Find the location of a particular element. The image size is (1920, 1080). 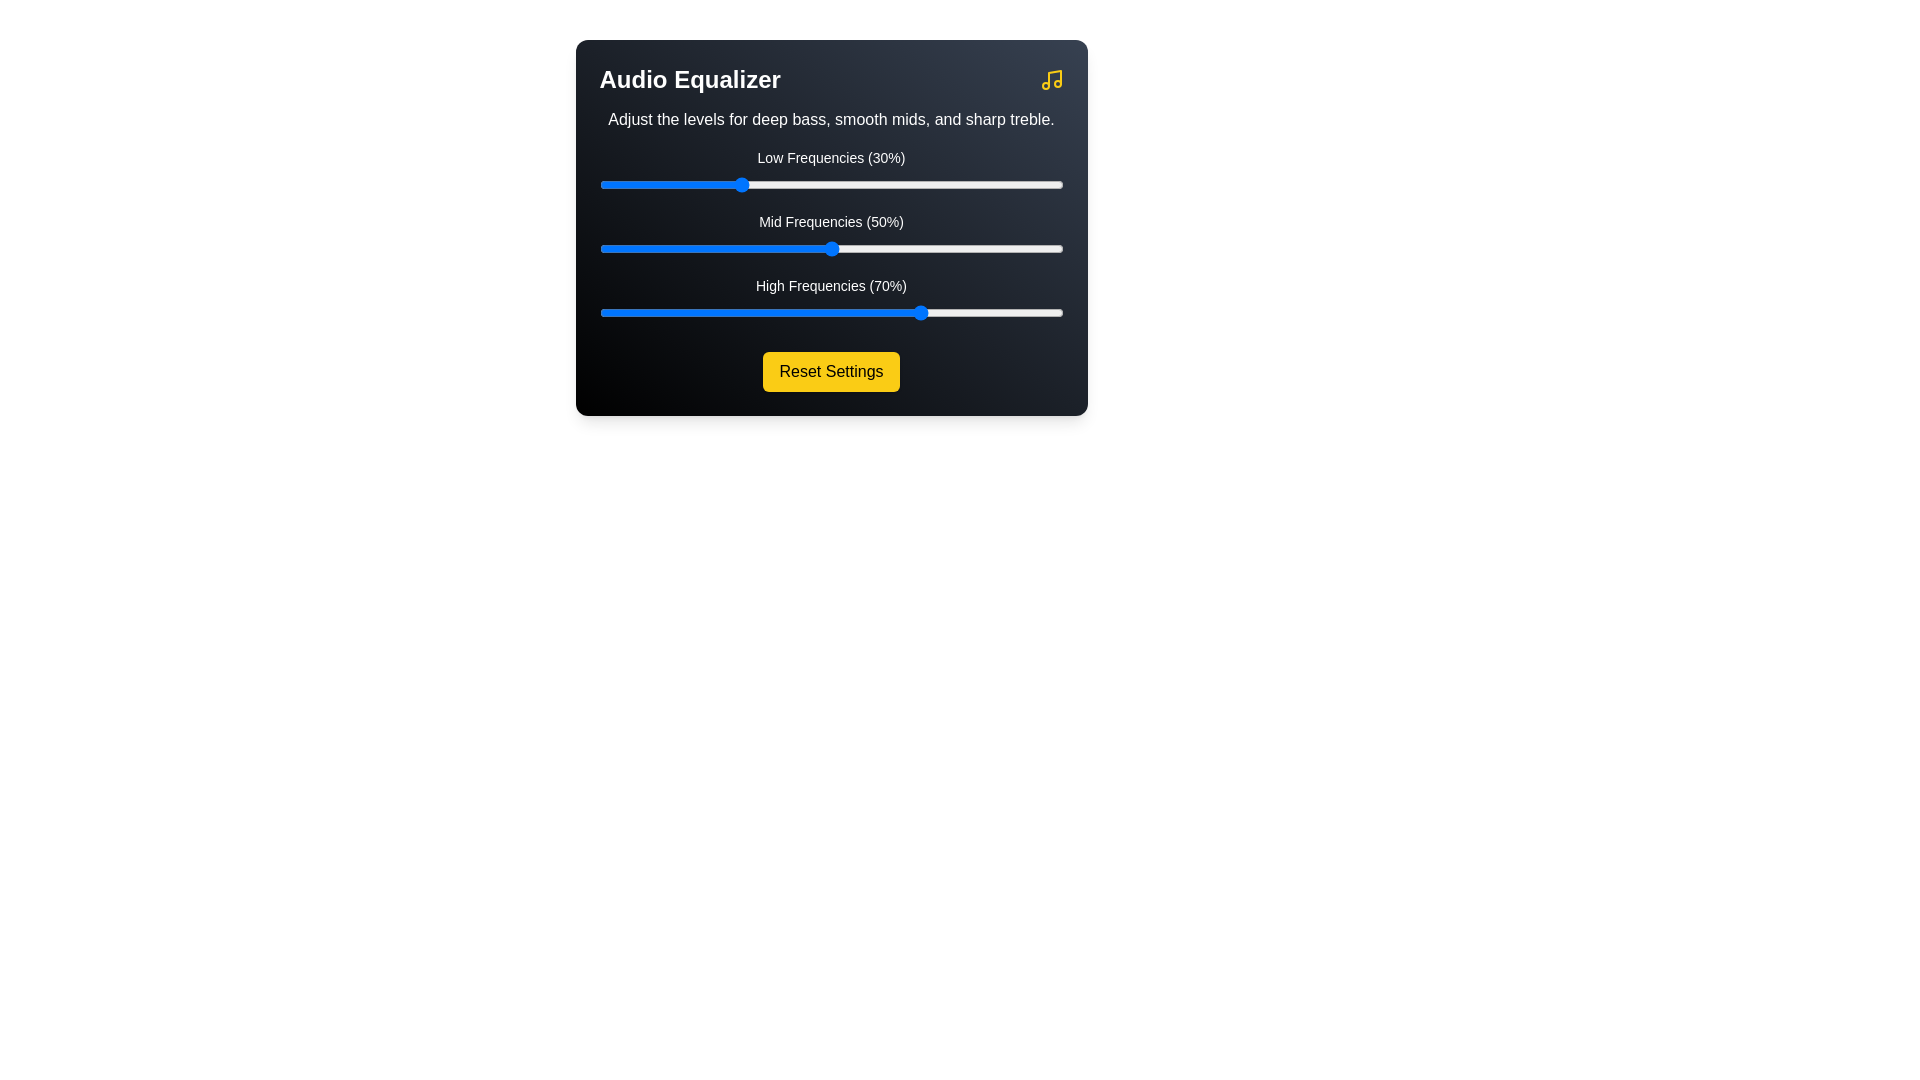

the high frequency slider to 70% is located at coordinates (923, 312).